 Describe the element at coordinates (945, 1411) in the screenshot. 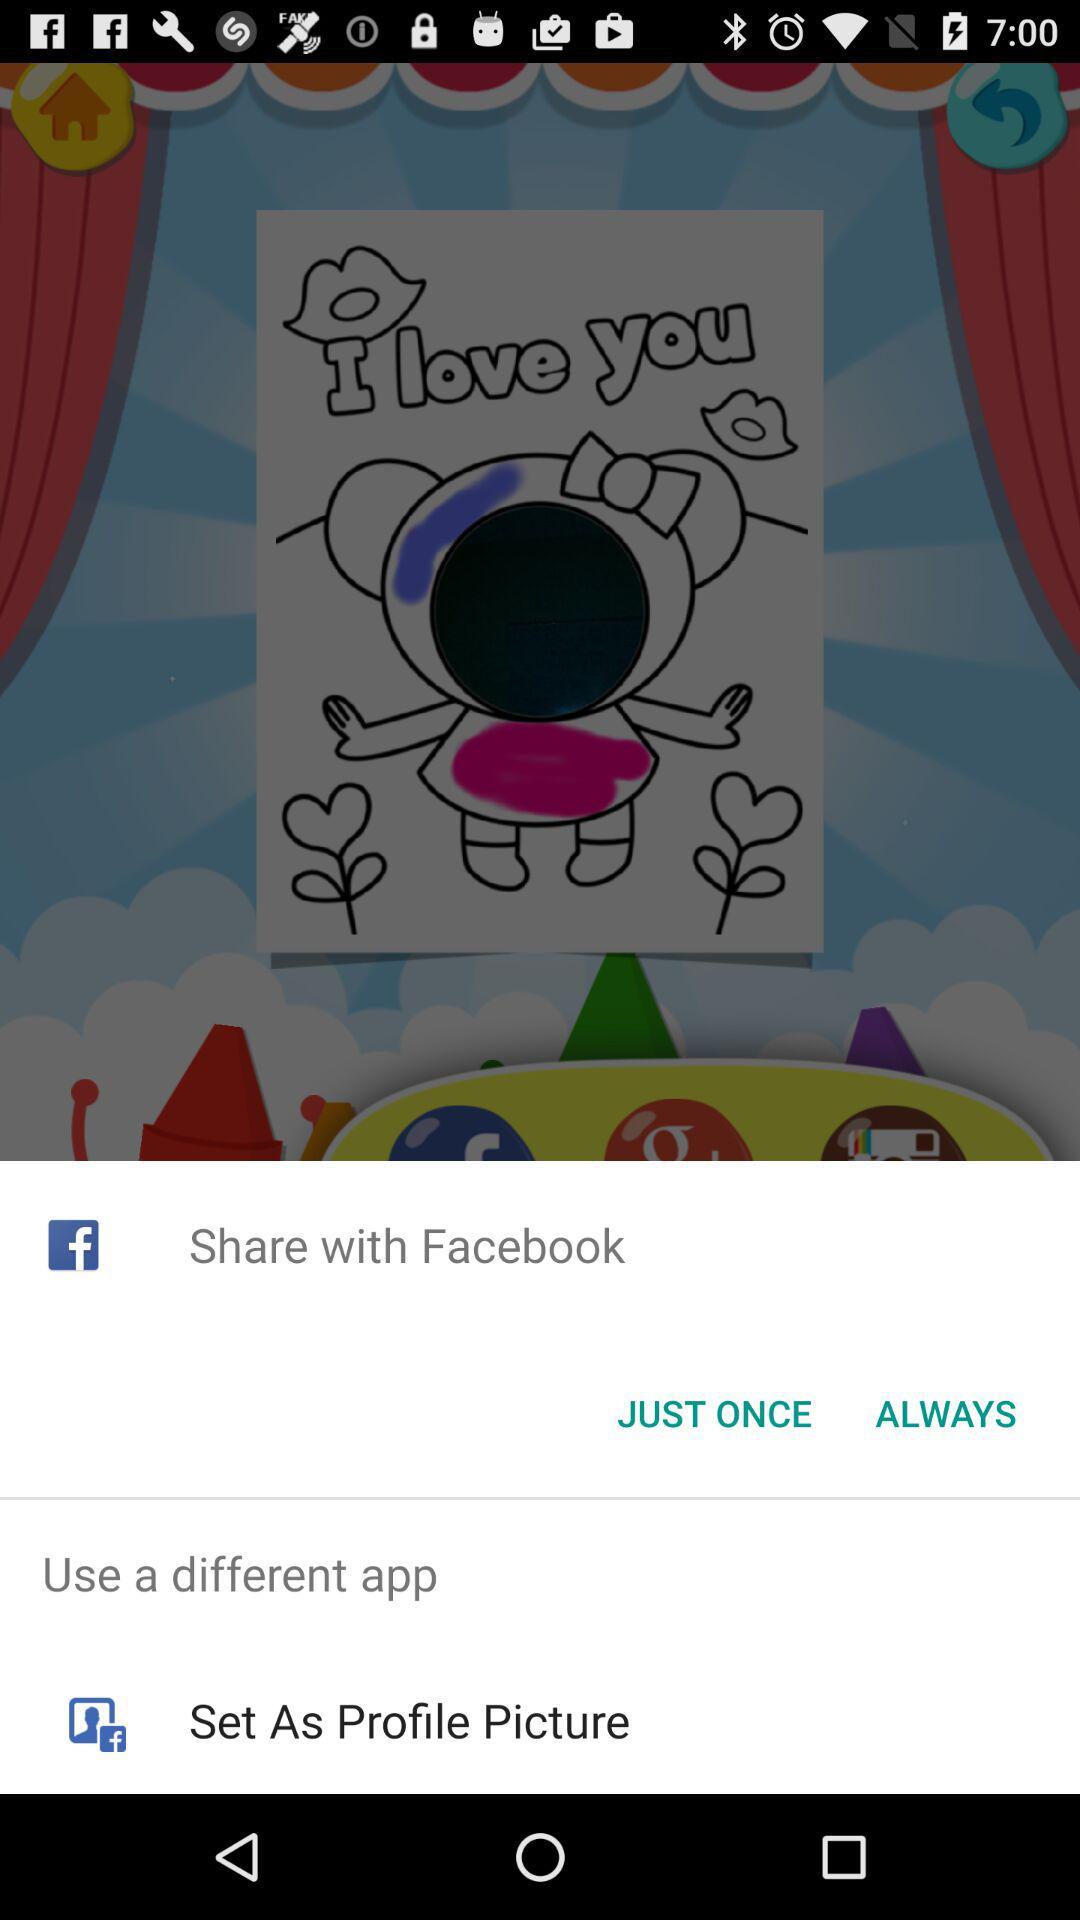

I see `the always item` at that location.